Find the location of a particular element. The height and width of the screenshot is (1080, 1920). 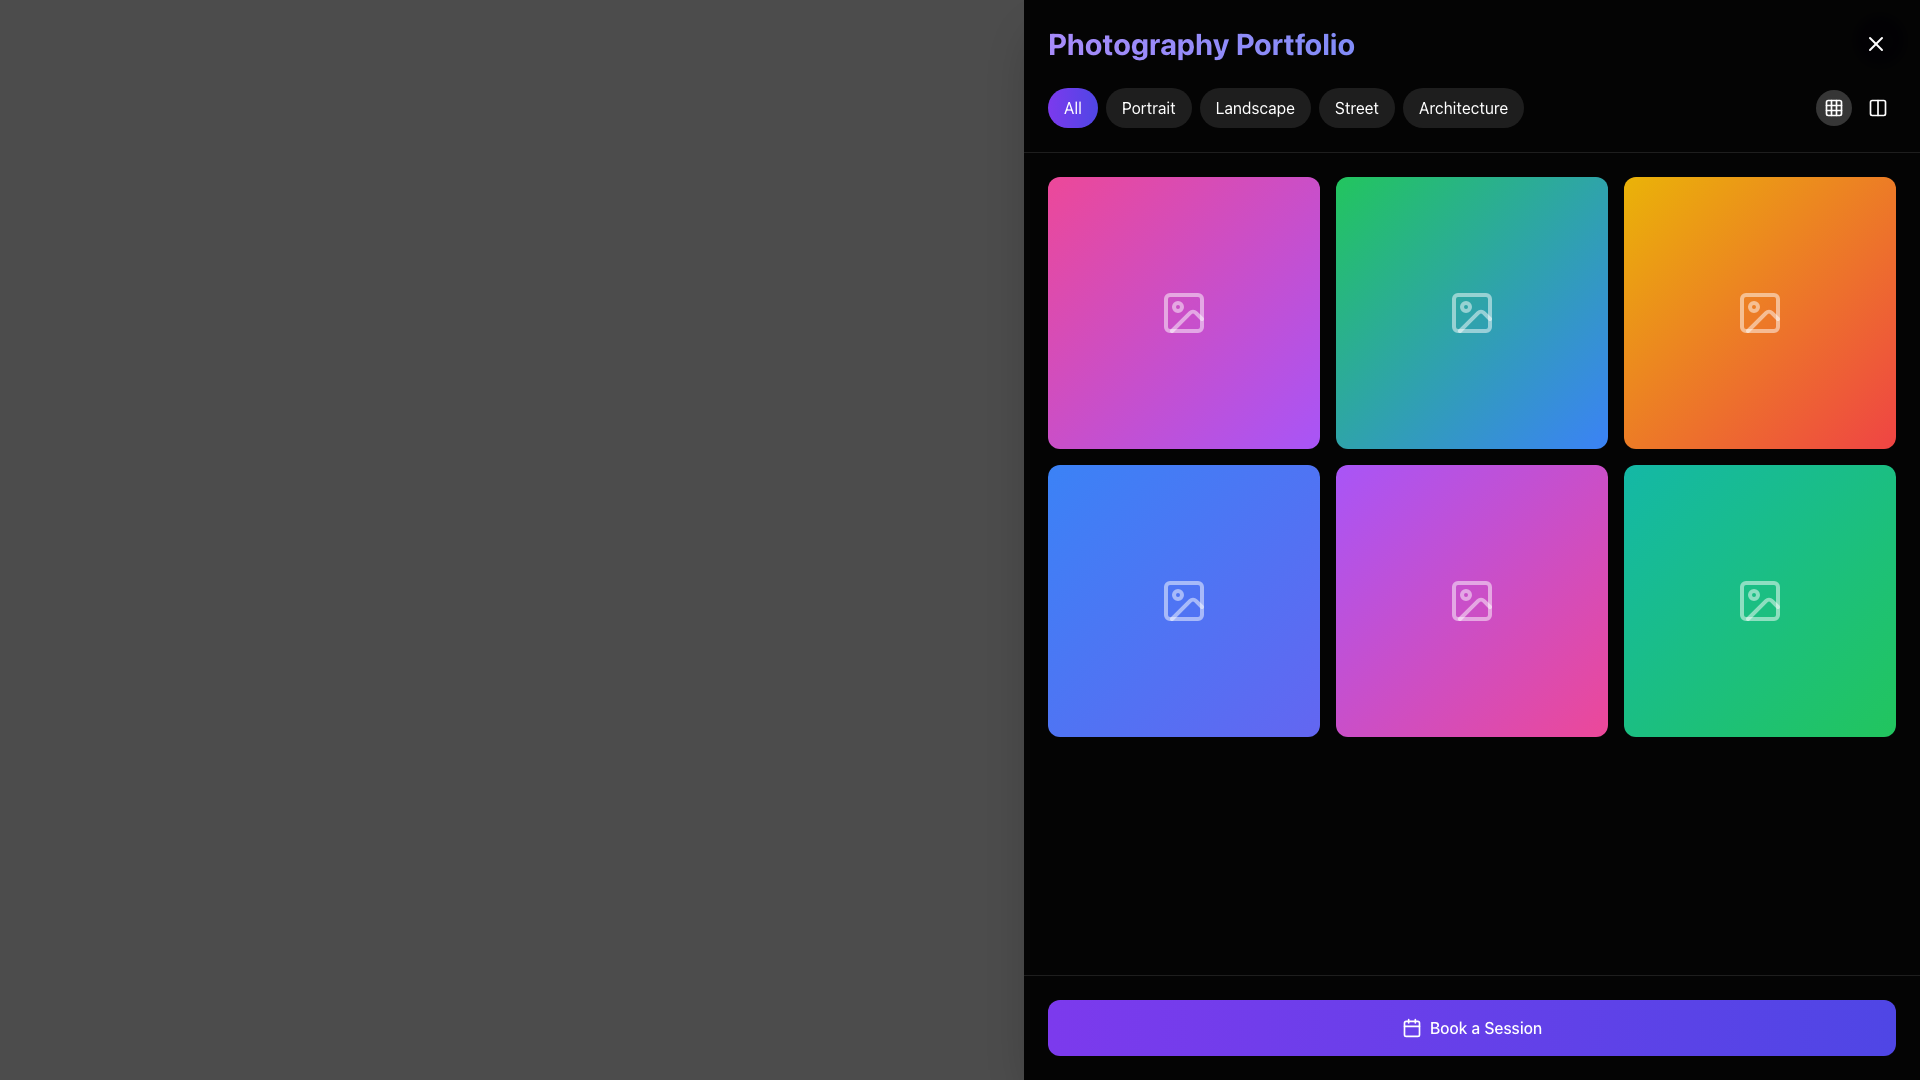

the image placeholder located as the third item in the first row of the grid layout is located at coordinates (1760, 312).